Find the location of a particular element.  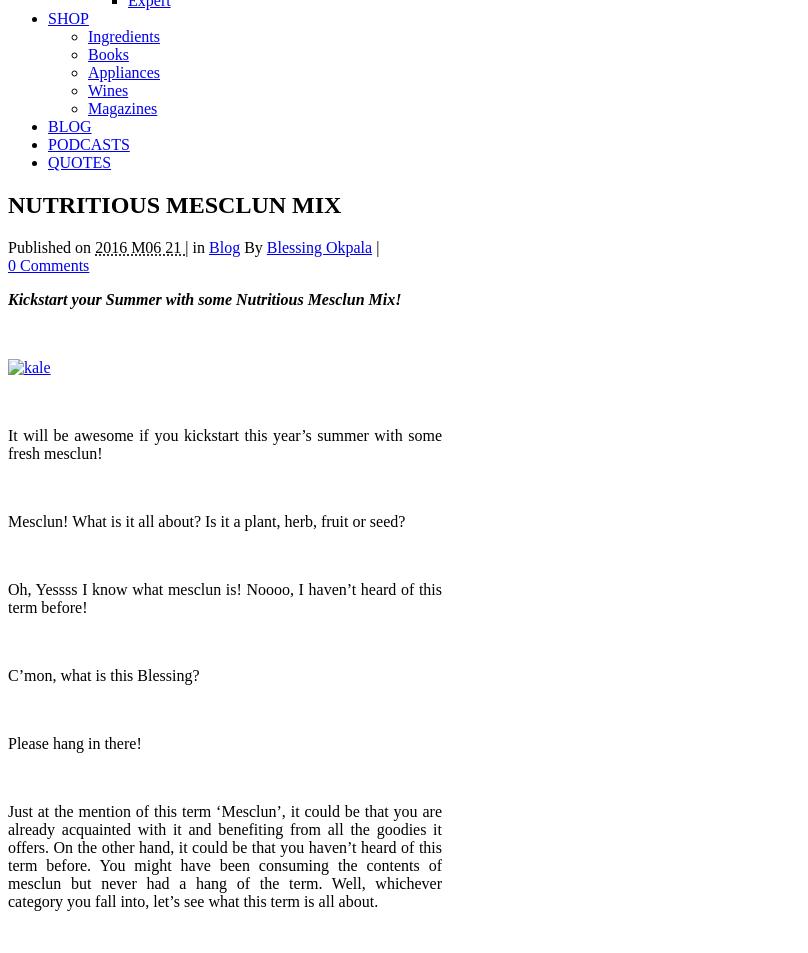

'Oh, Yessss I know what mesclun is! Noooo, I haven’t heard of this term before!' is located at coordinates (225, 598).